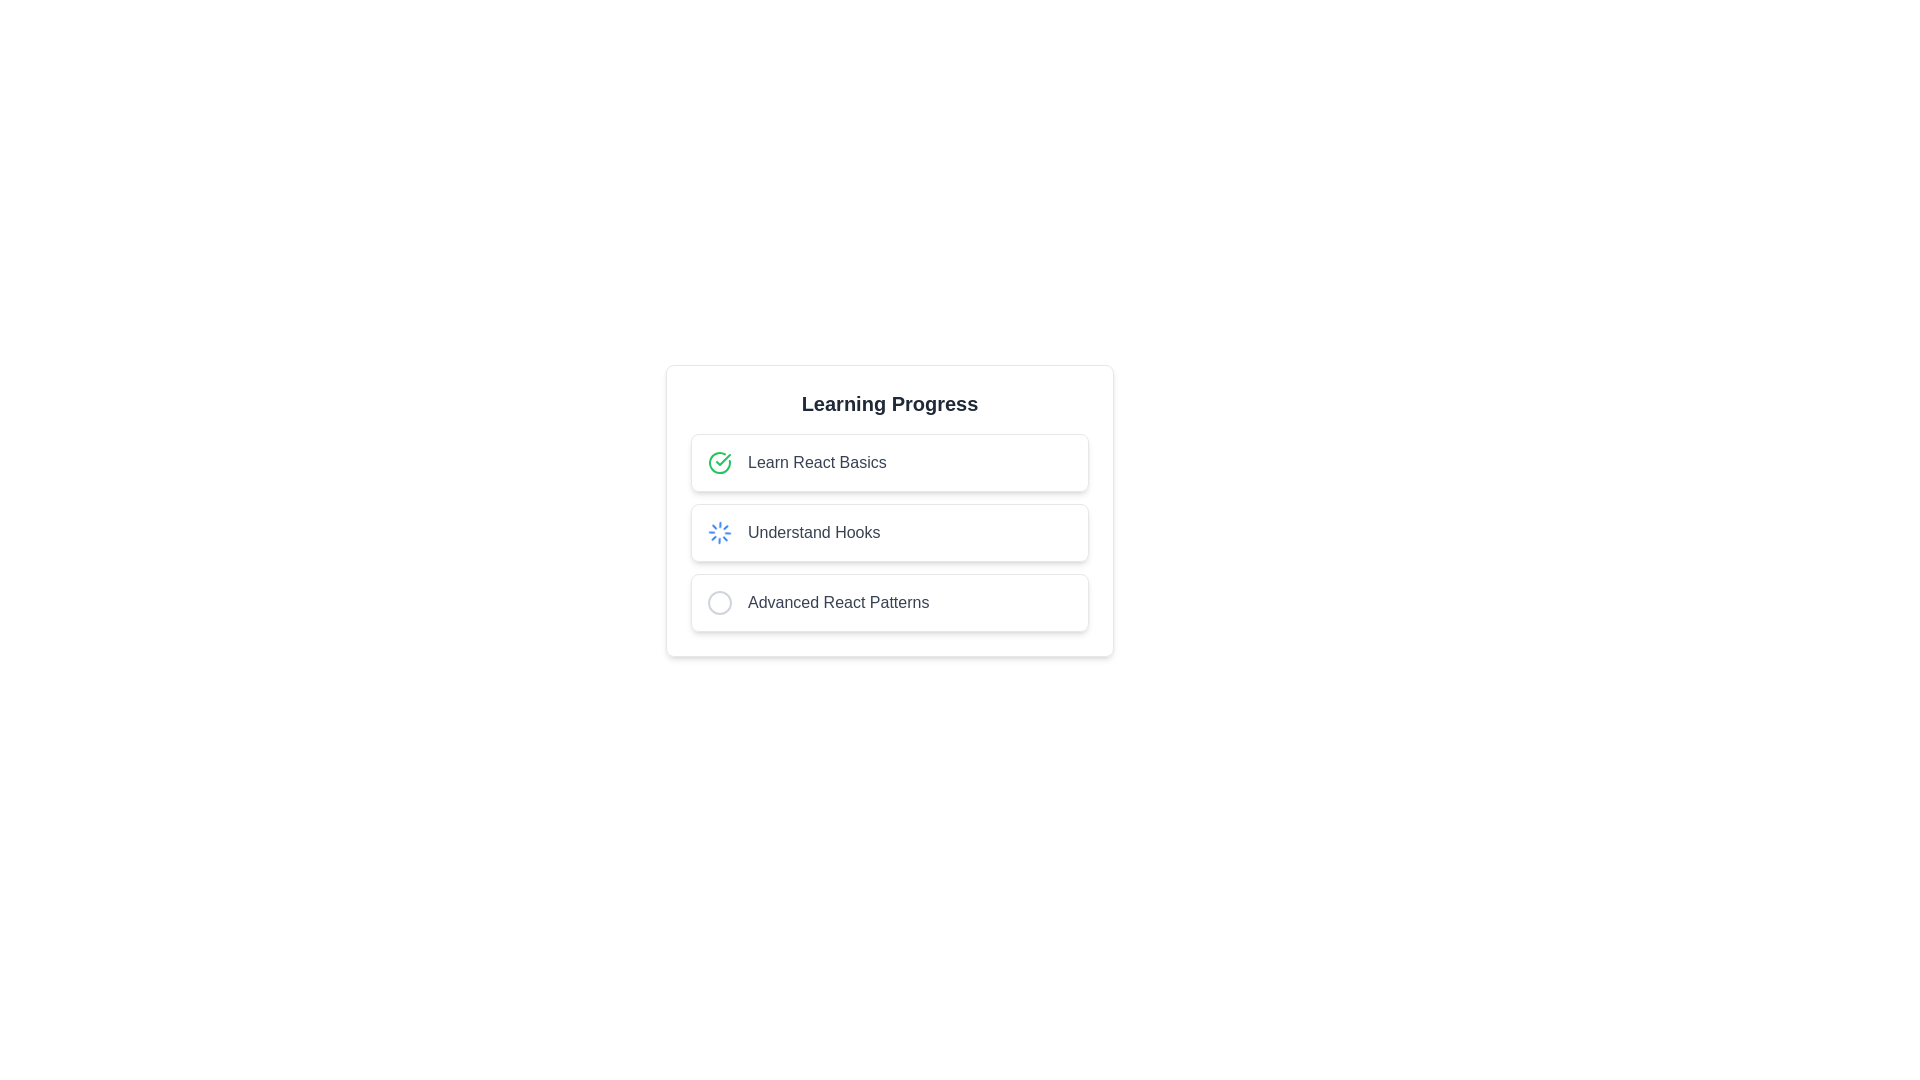 This screenshot has height=1080, width=1920. What do you see at coordinates (888, 531) in the screenshot?
I see `an item within the progress tracker list located under the 'Learning Progress' heading` at bounding box center [888, 531].